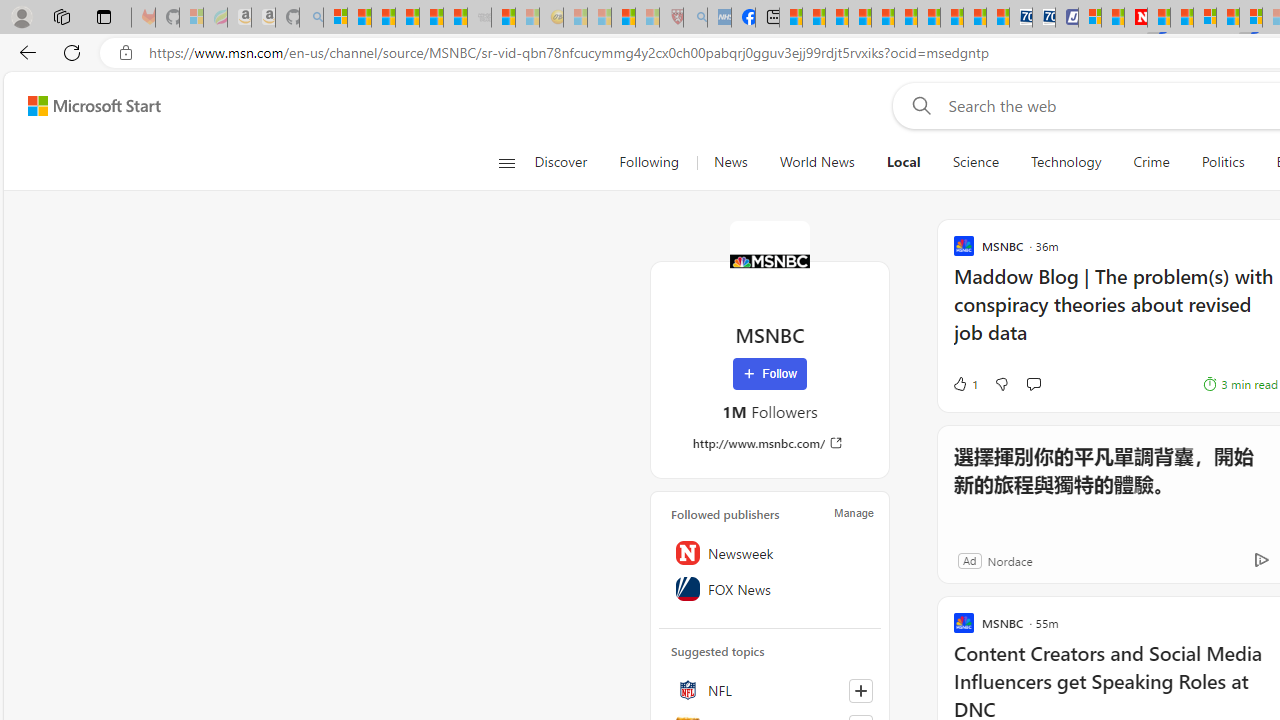  Describe the element at coordinates (769, 587) in the screenshot. I see `'FOX News'` at that location.